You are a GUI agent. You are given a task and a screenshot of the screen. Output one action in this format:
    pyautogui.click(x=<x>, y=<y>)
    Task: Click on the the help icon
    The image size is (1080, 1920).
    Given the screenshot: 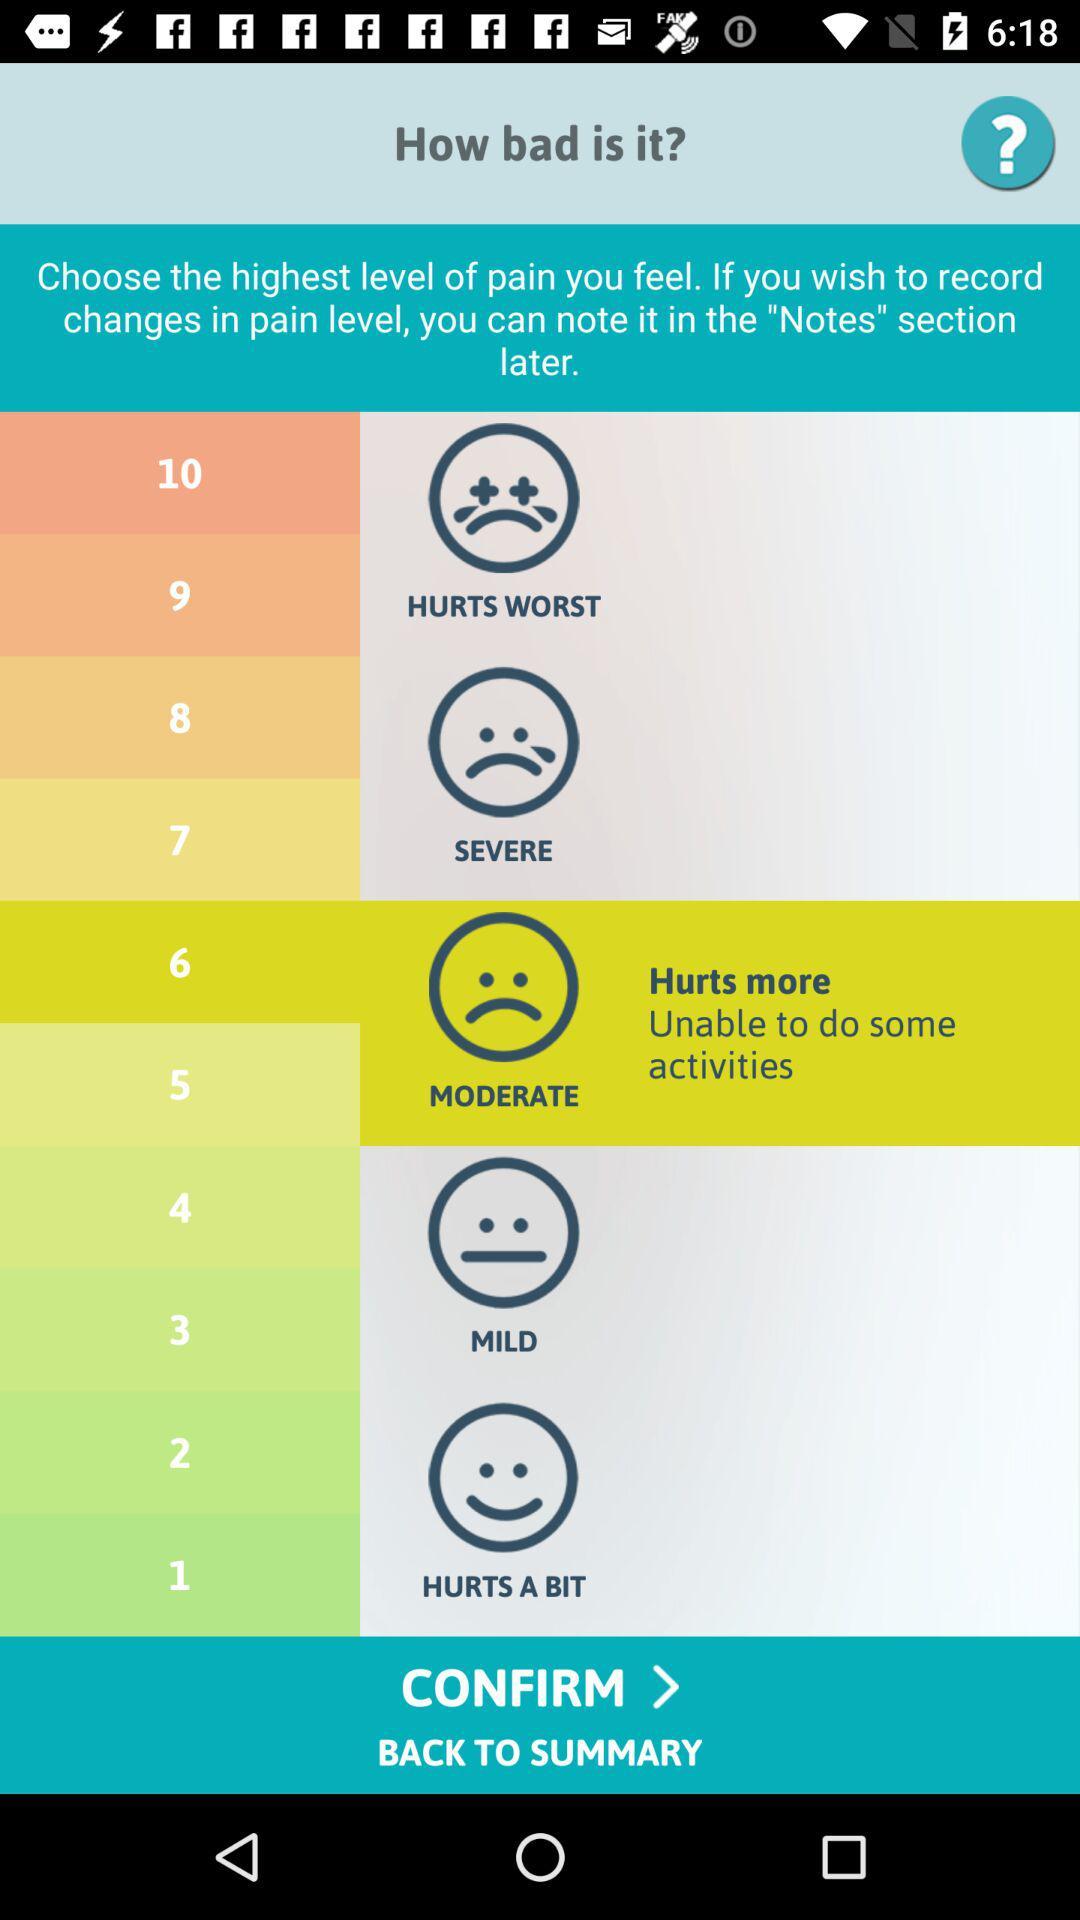 What is the action you would take?
    pyautogui.click(x=1015, y=142)
    